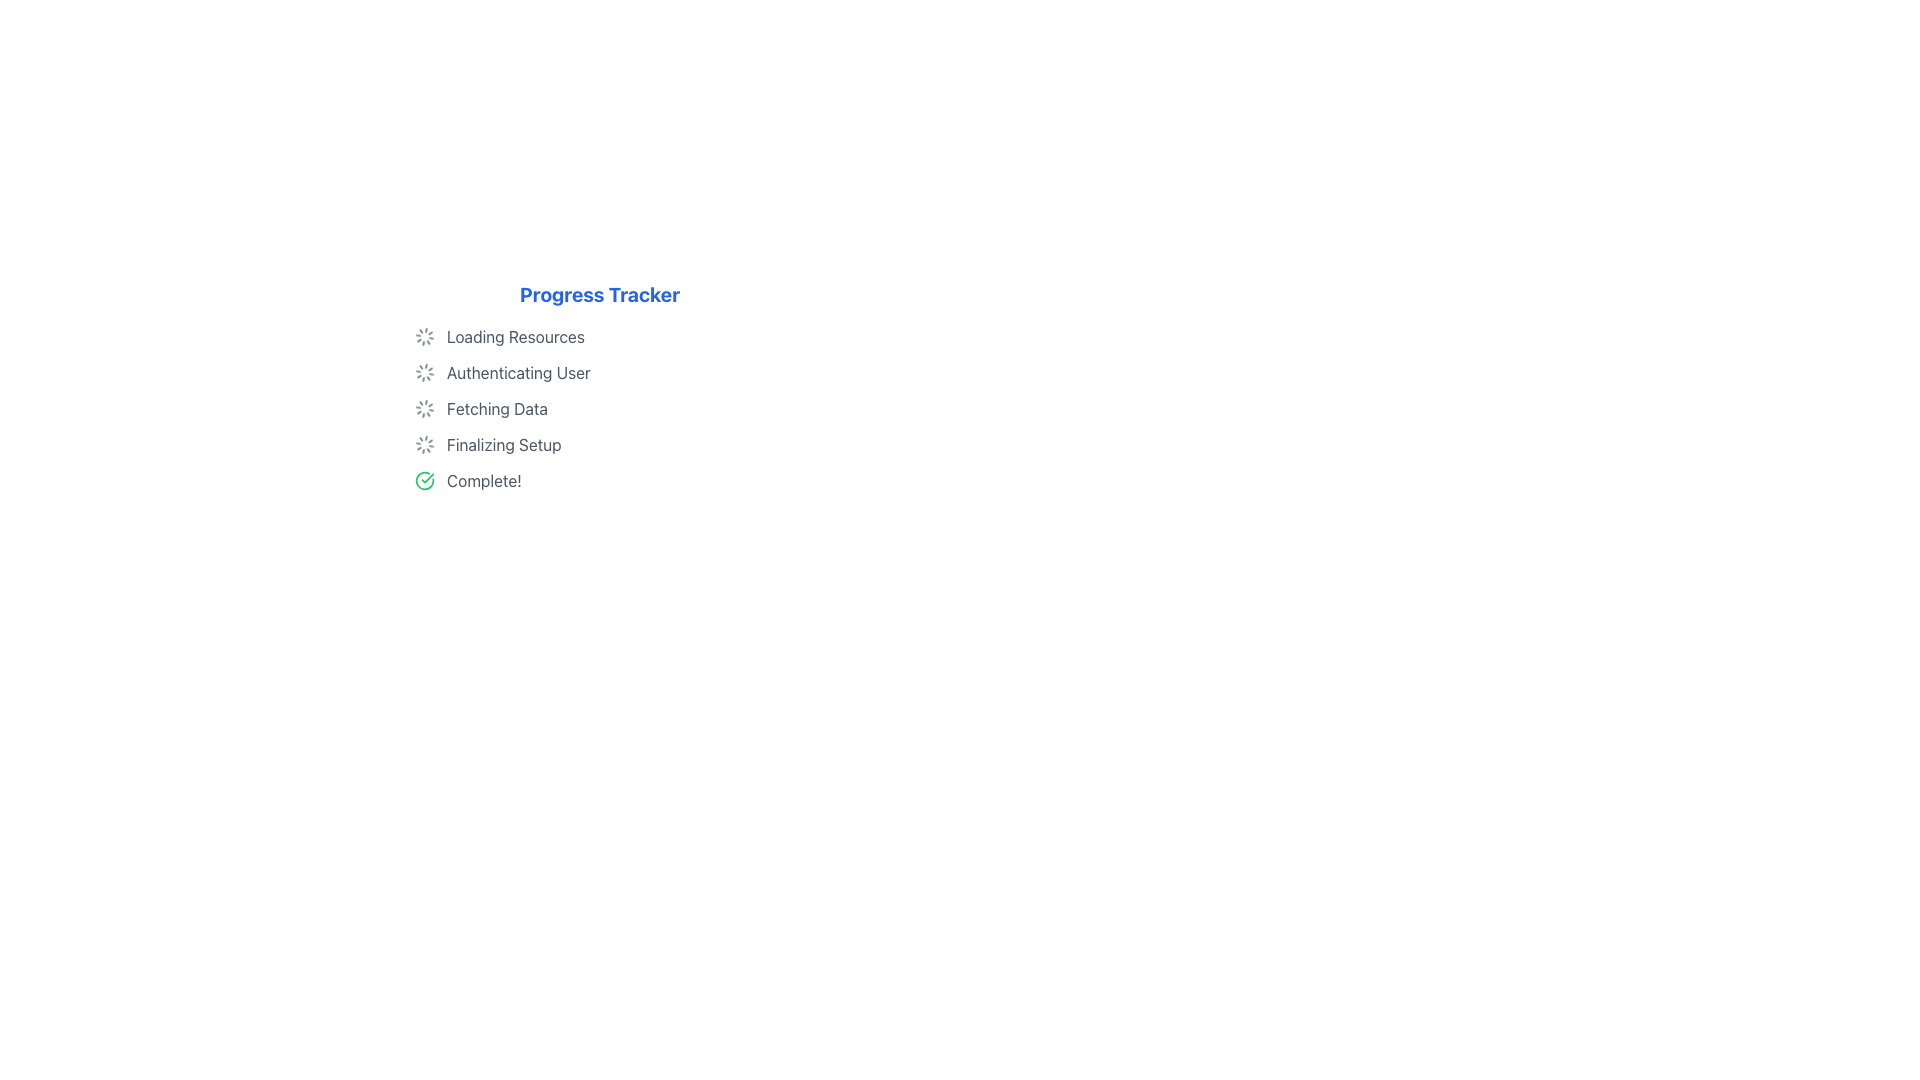  What do you see at coordinates (424, 373) in the screenshot?
I see `the Loader/Spinner icon located under the 'Progress Tracker' heading, which is the second item next to 'Authenticating User'` at bounding box center [424, 373].